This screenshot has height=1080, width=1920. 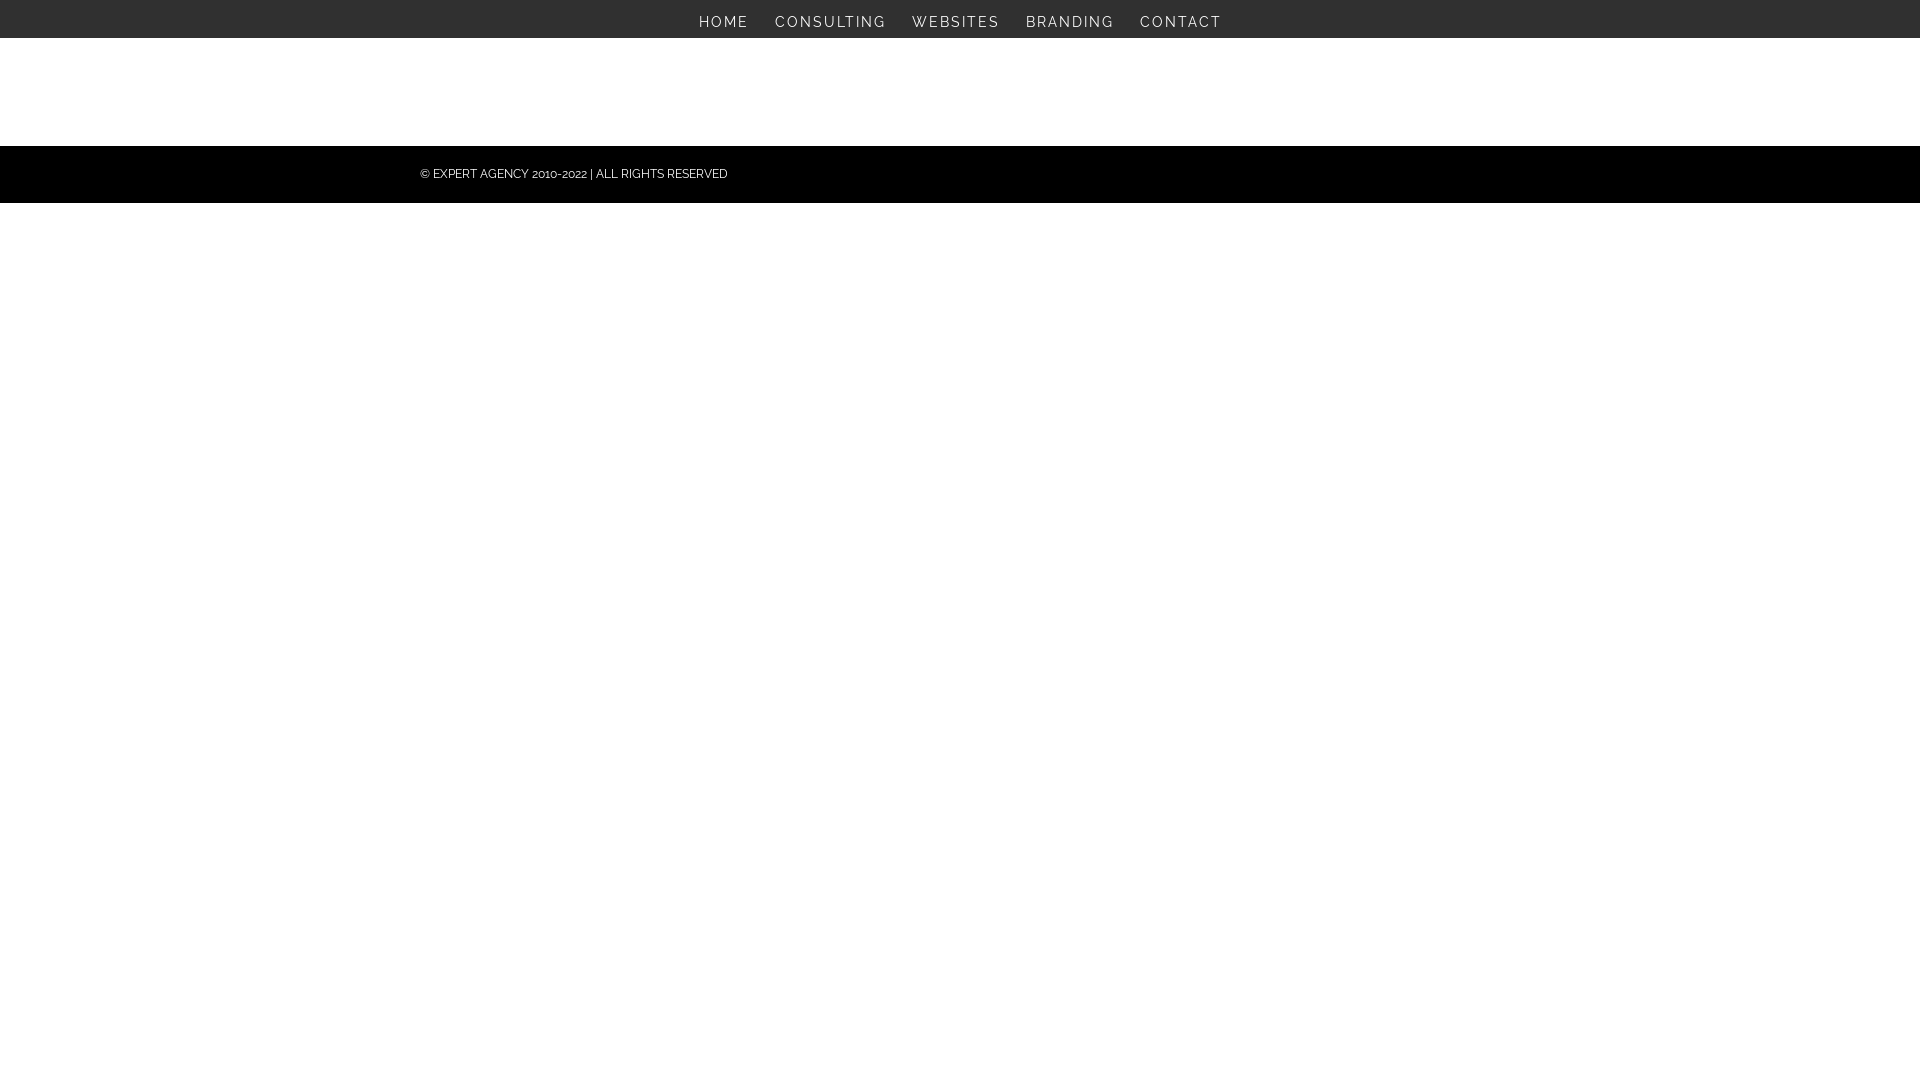 What do you see at coordinates (722, 26) in the screenshot?
I see `'HOME'` at bounding box center [722, 26].